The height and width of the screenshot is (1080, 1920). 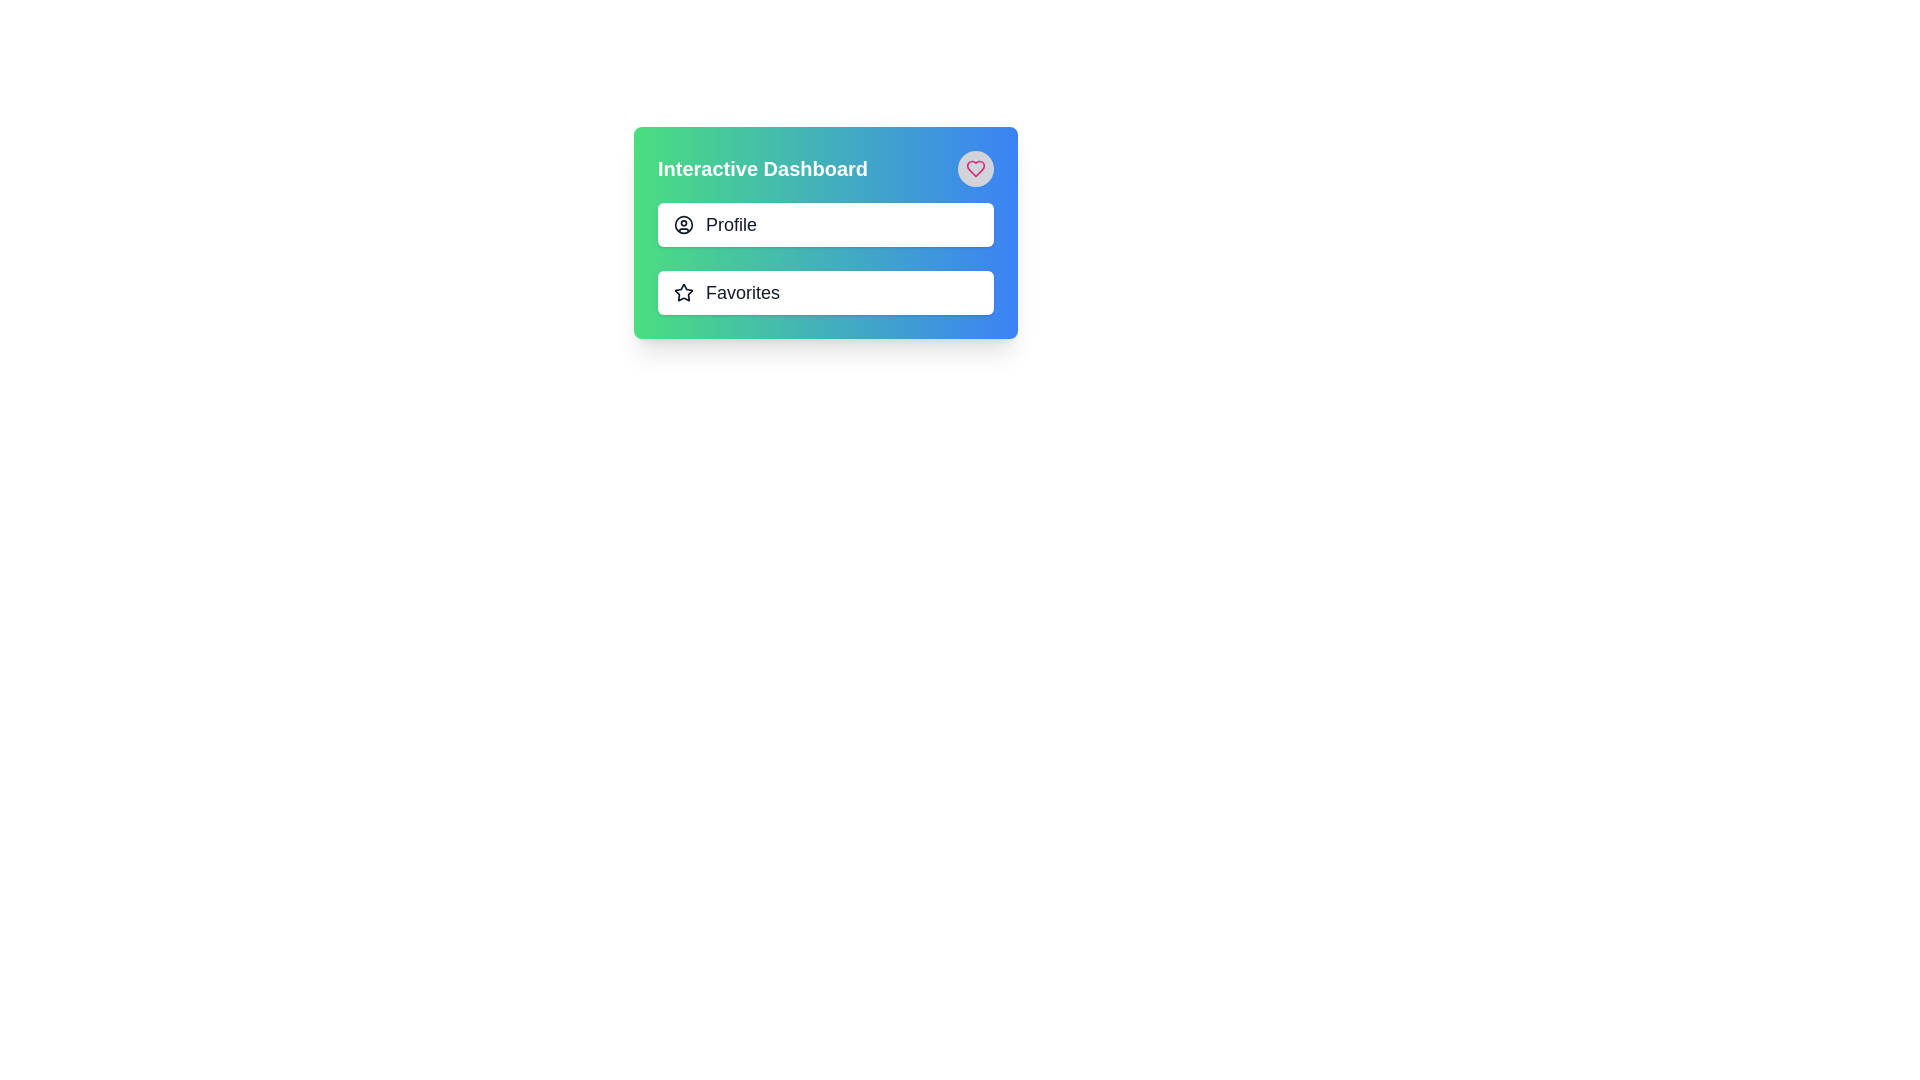 What do you see at coordinates (975, 168) in the screenshot?
I see `the 'favorite' button located in the top-right corner of the 'Interactive Dashboard' to mark an item as favorite` at bounding box center [975, 168].